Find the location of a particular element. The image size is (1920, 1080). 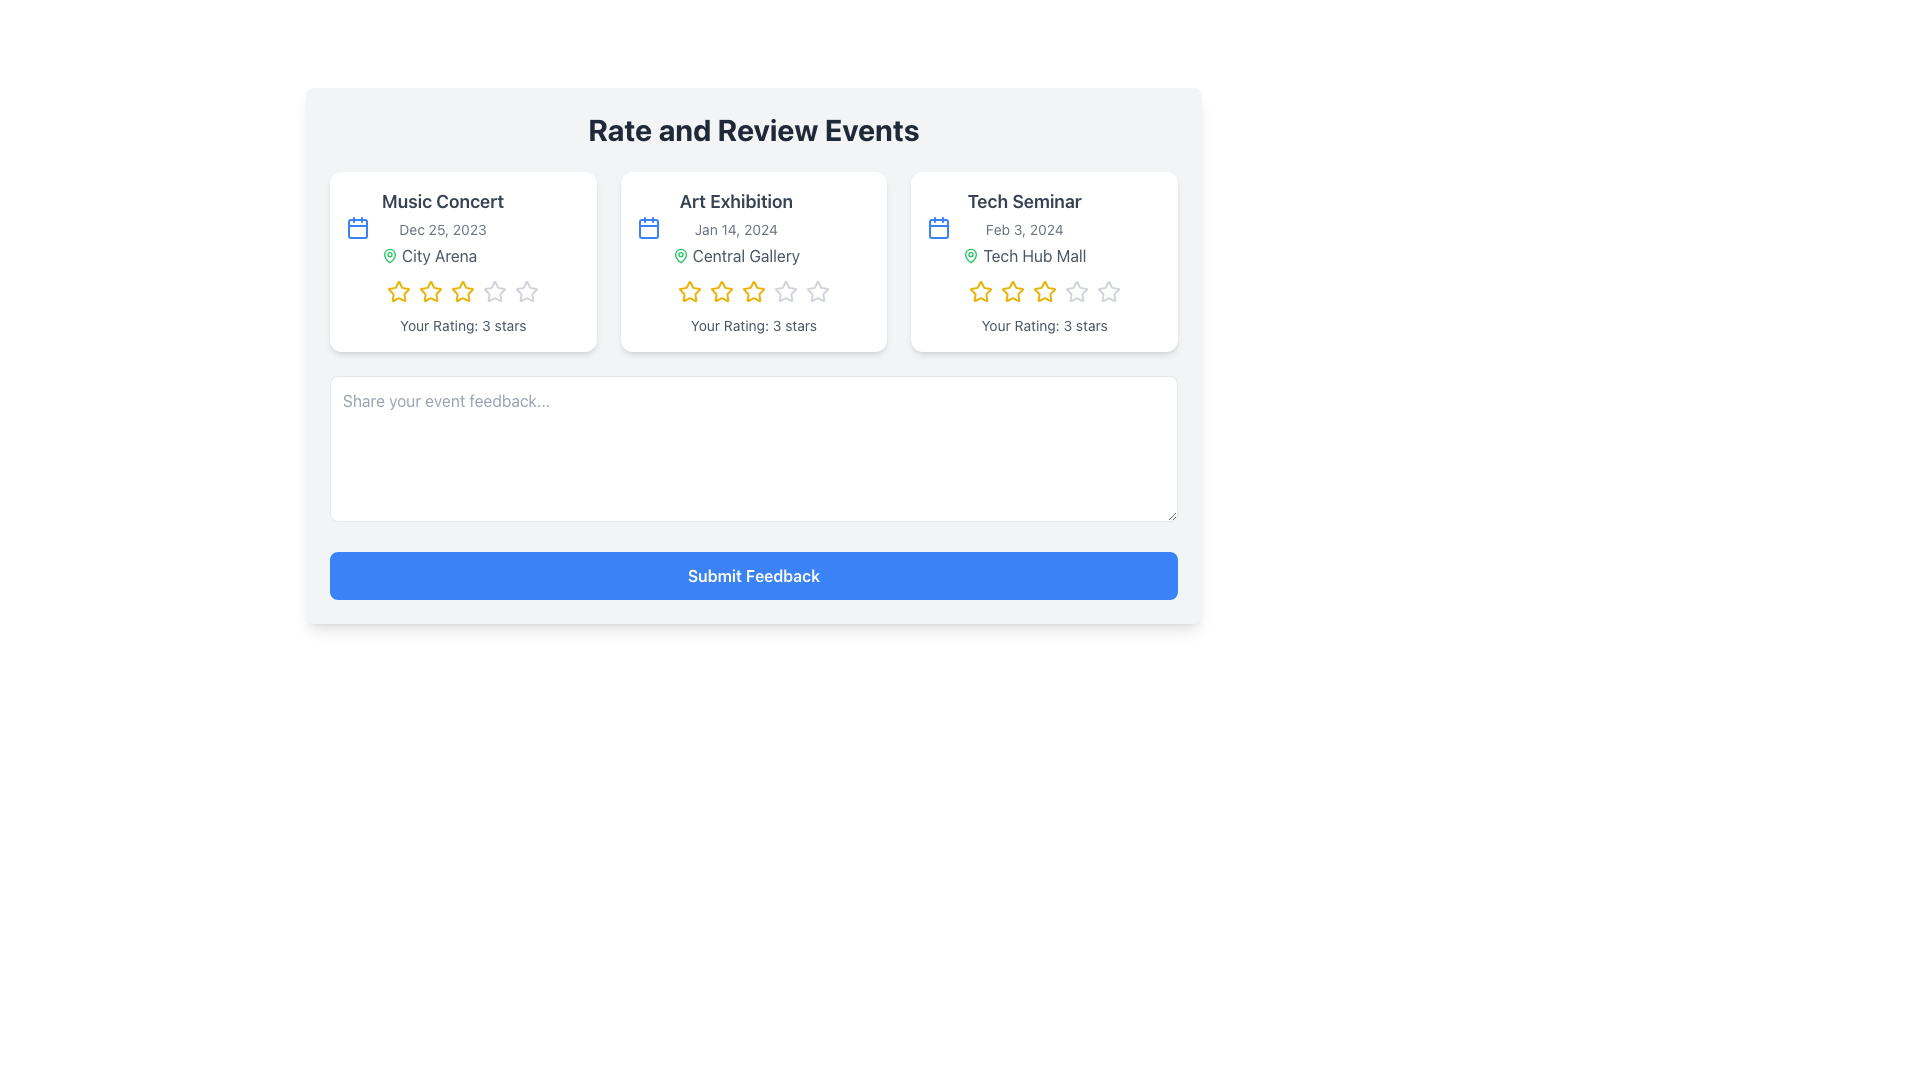

the gray rectangle with rounded edges located within the calendar icon of the 'Art Exhibition' event card is located at coordinates (648, 227).